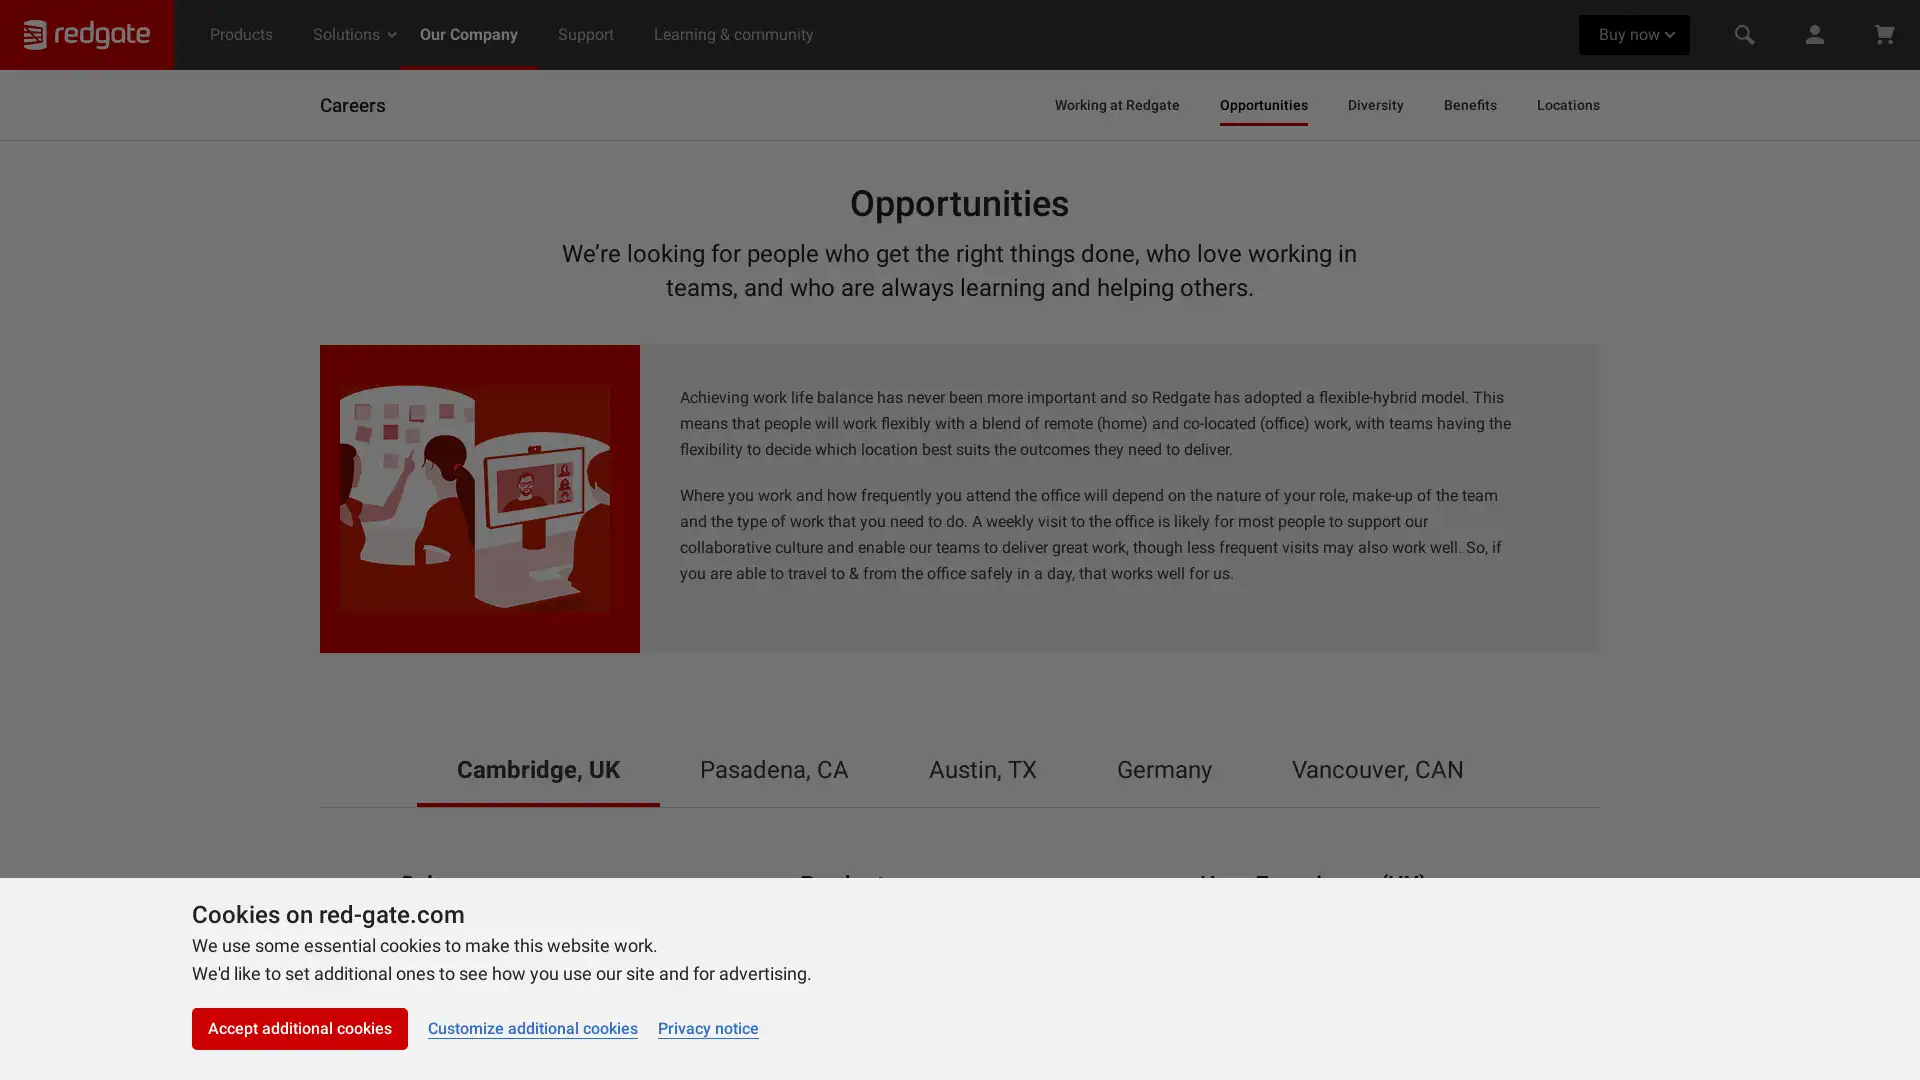  What do you see at coordinates (298, 1029) in the screenshot?
I see `Accept additional cookies` at bounding box center [298, 1029].